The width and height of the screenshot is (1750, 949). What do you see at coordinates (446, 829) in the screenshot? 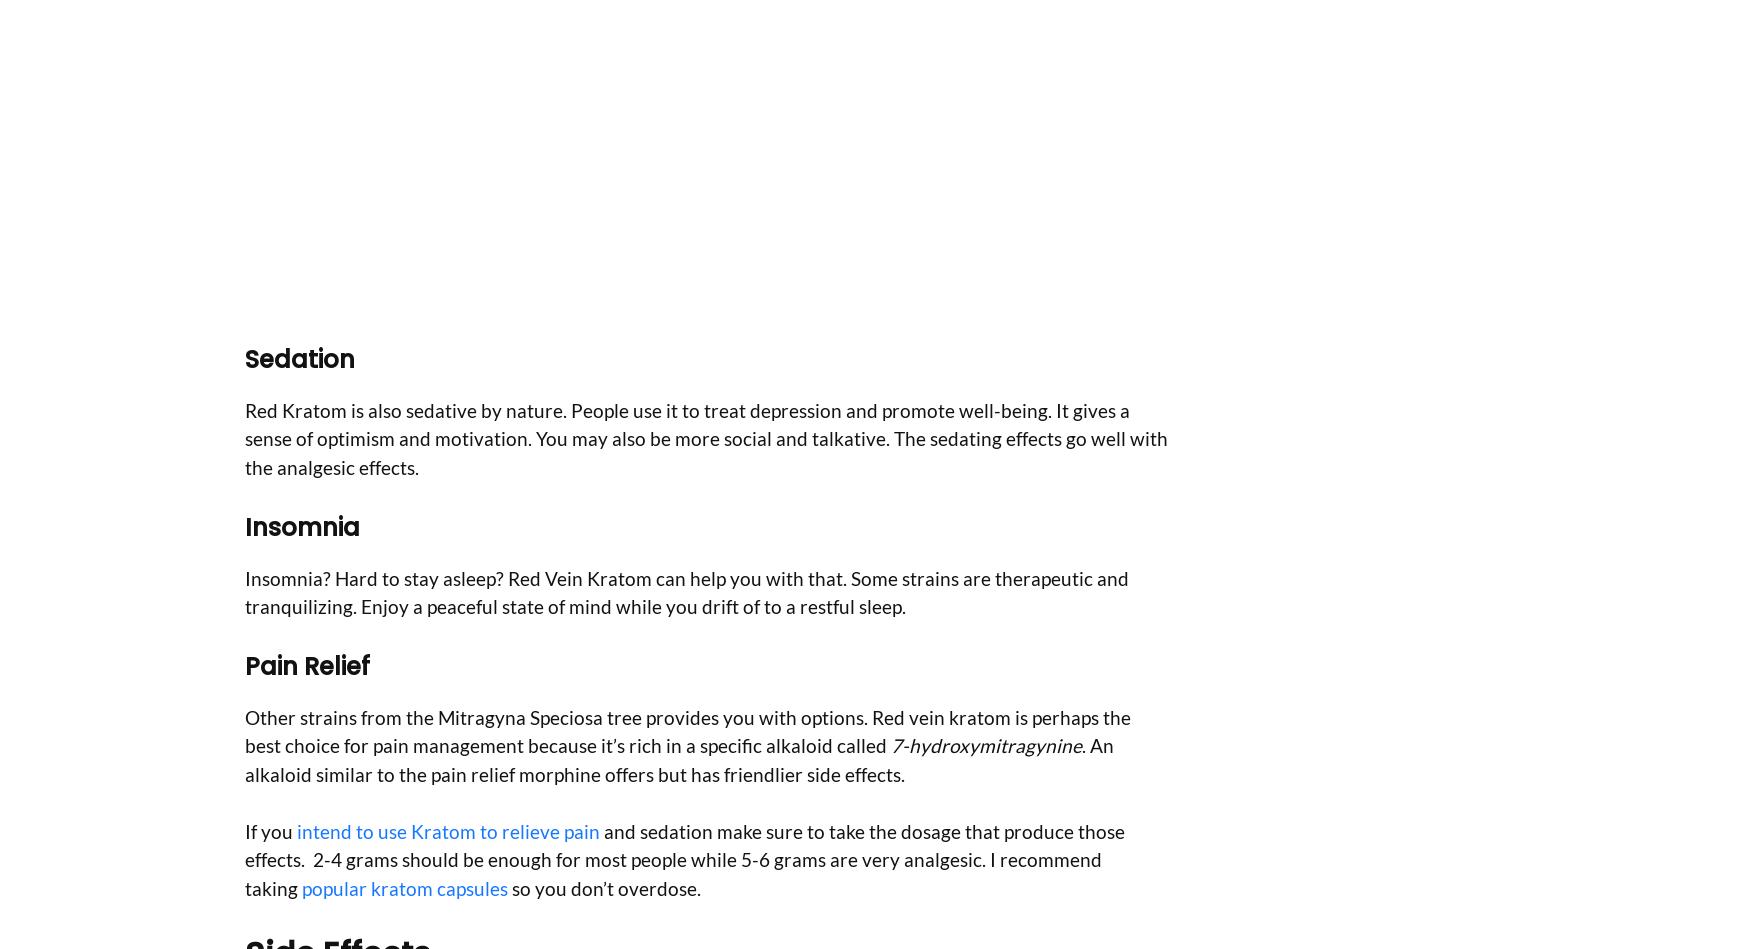
I see `'intend to use Kratom to relieve pain'` at bounding box center [446, 829].